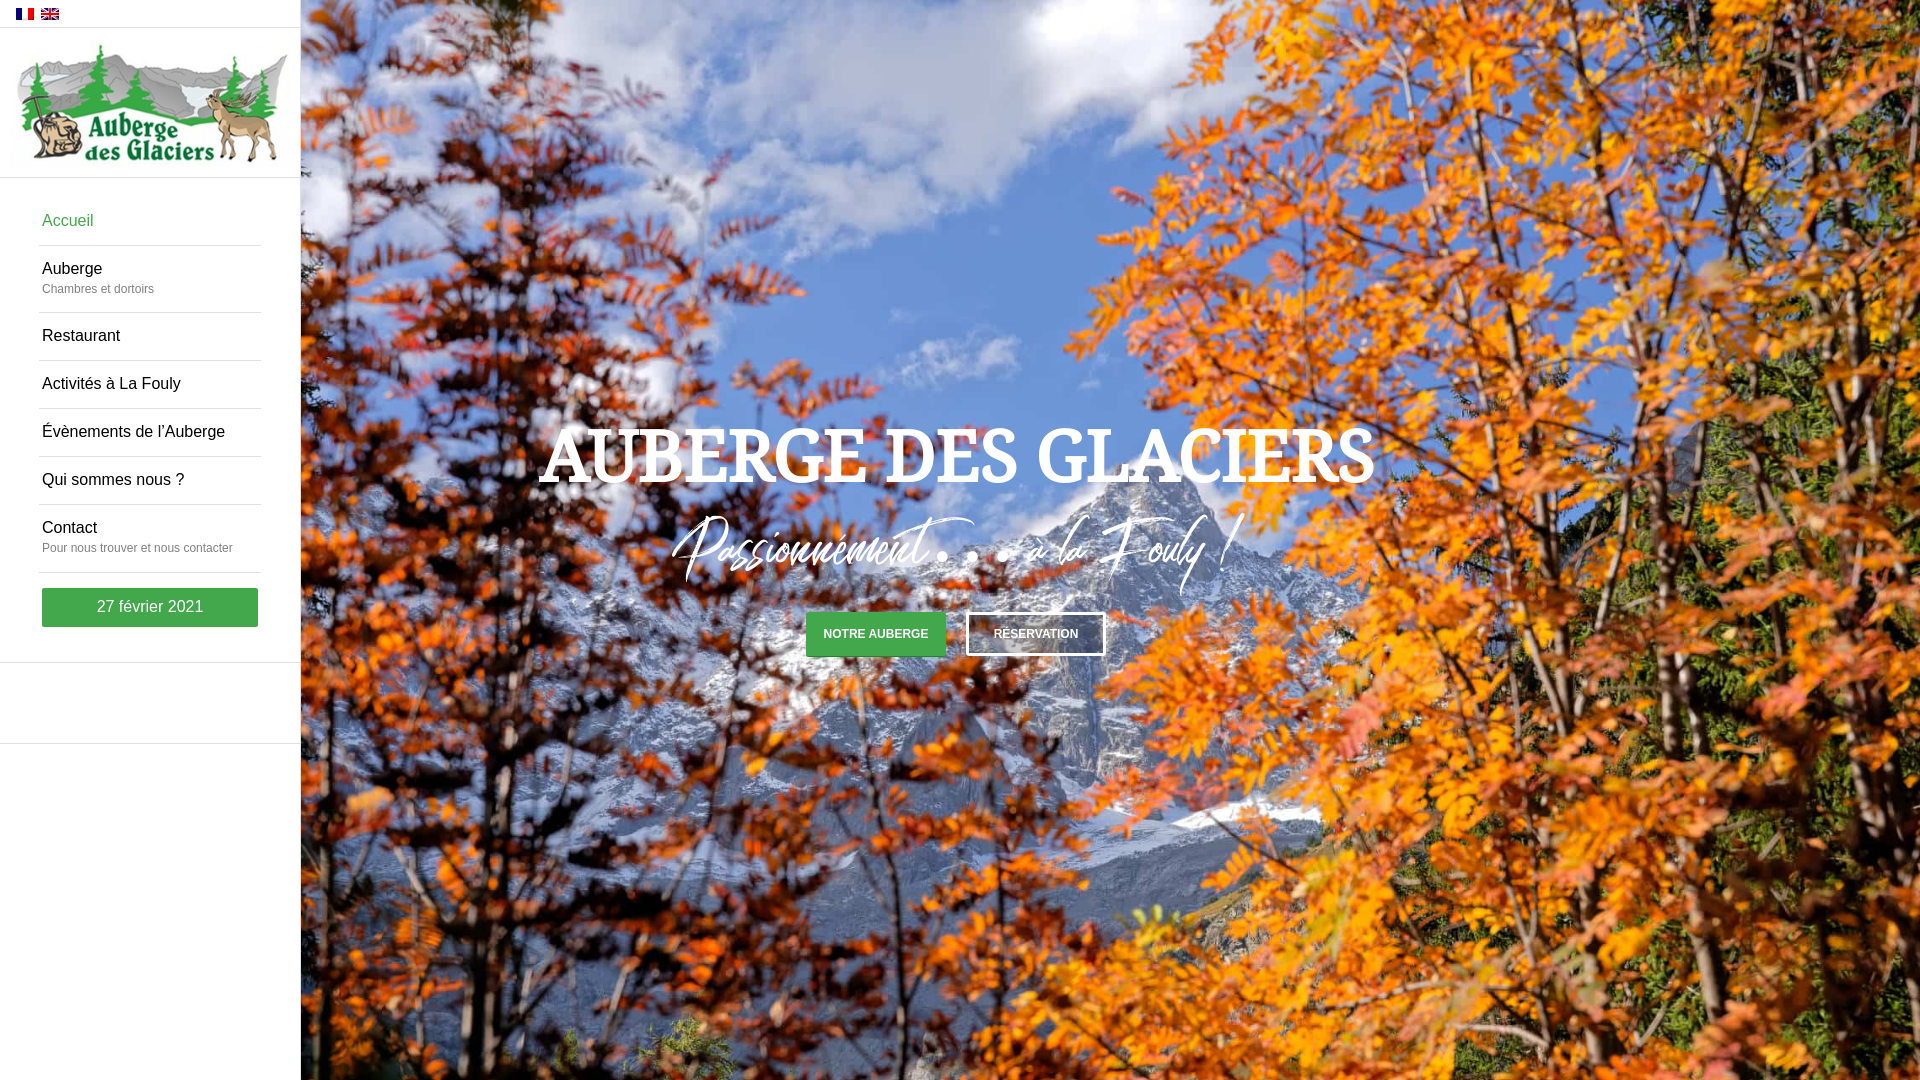 The height and width of the screenshot is (1080, 1920). I want to click on 'Accueil', so click(148, 222).